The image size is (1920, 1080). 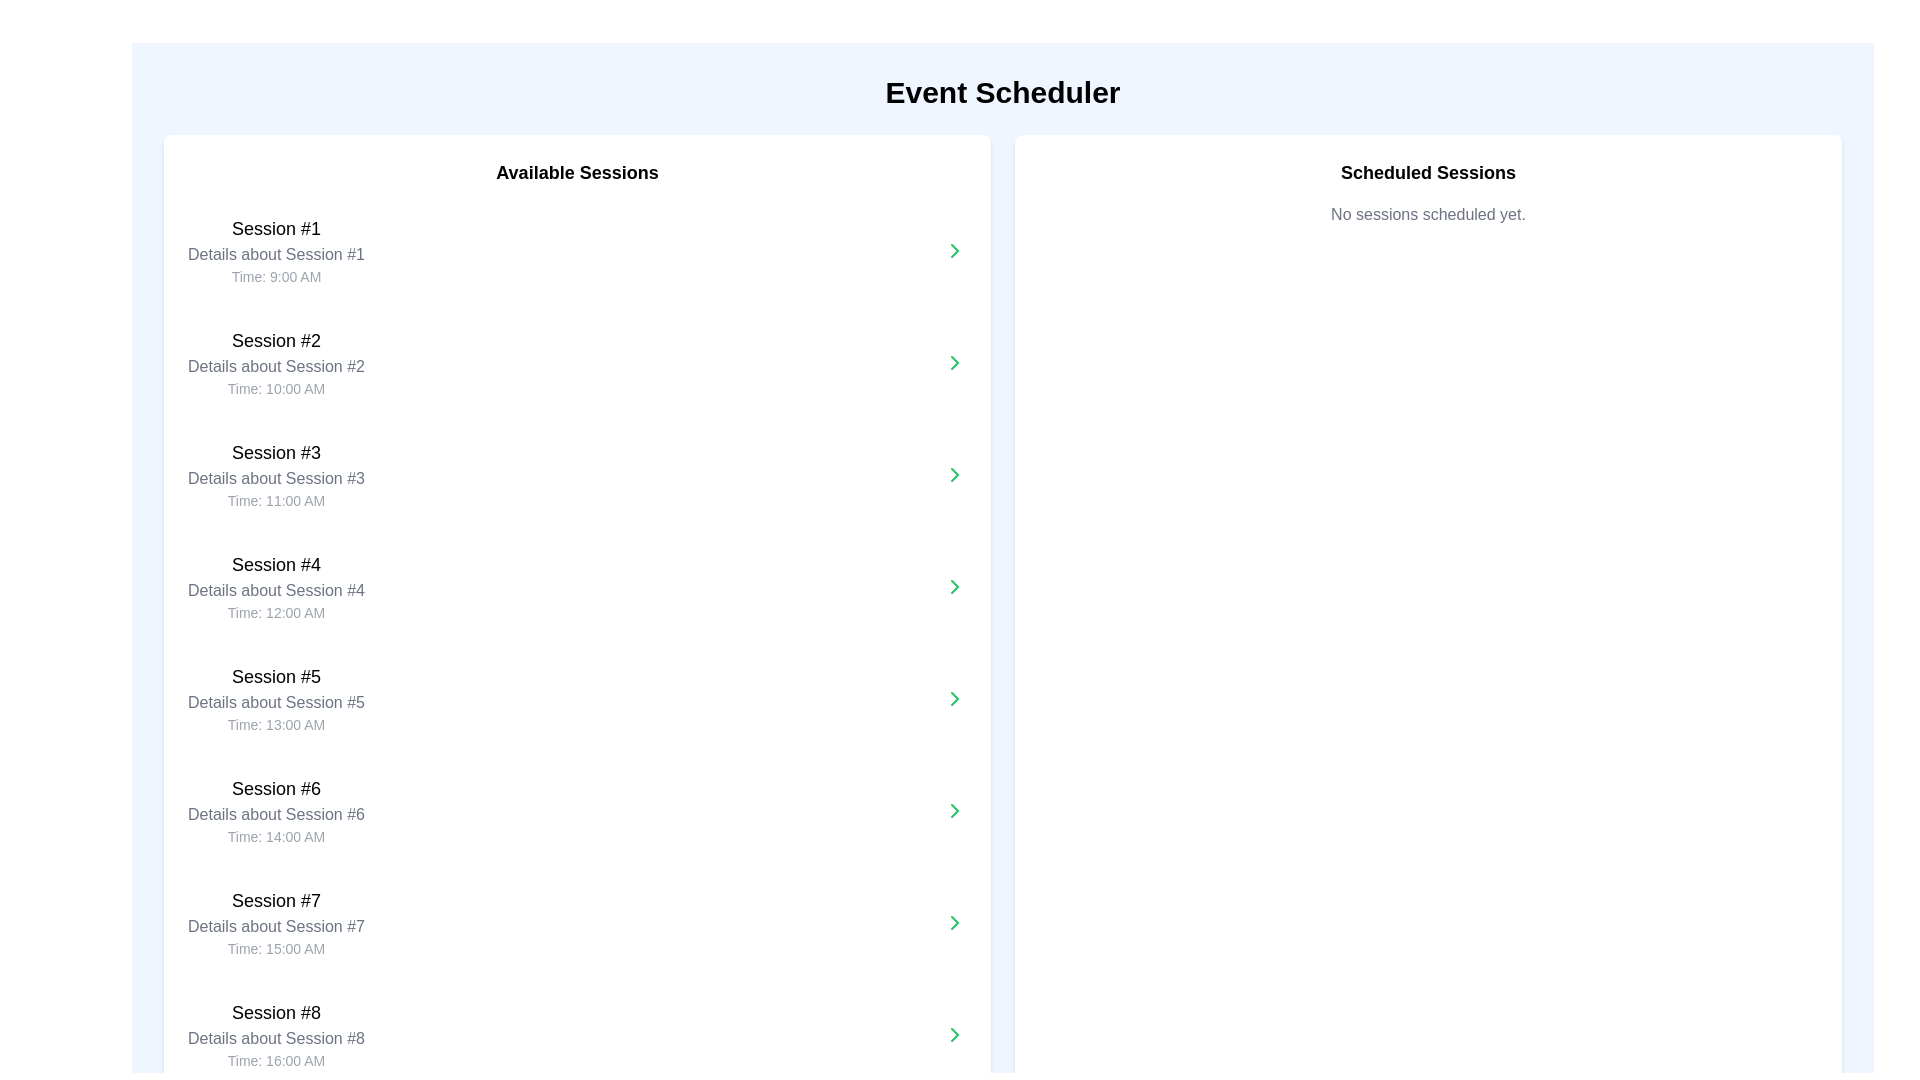 I want to click on the Chevron navigation button located at the right end of the 'Session #3' row to change its color, so click(x=954, y=474).